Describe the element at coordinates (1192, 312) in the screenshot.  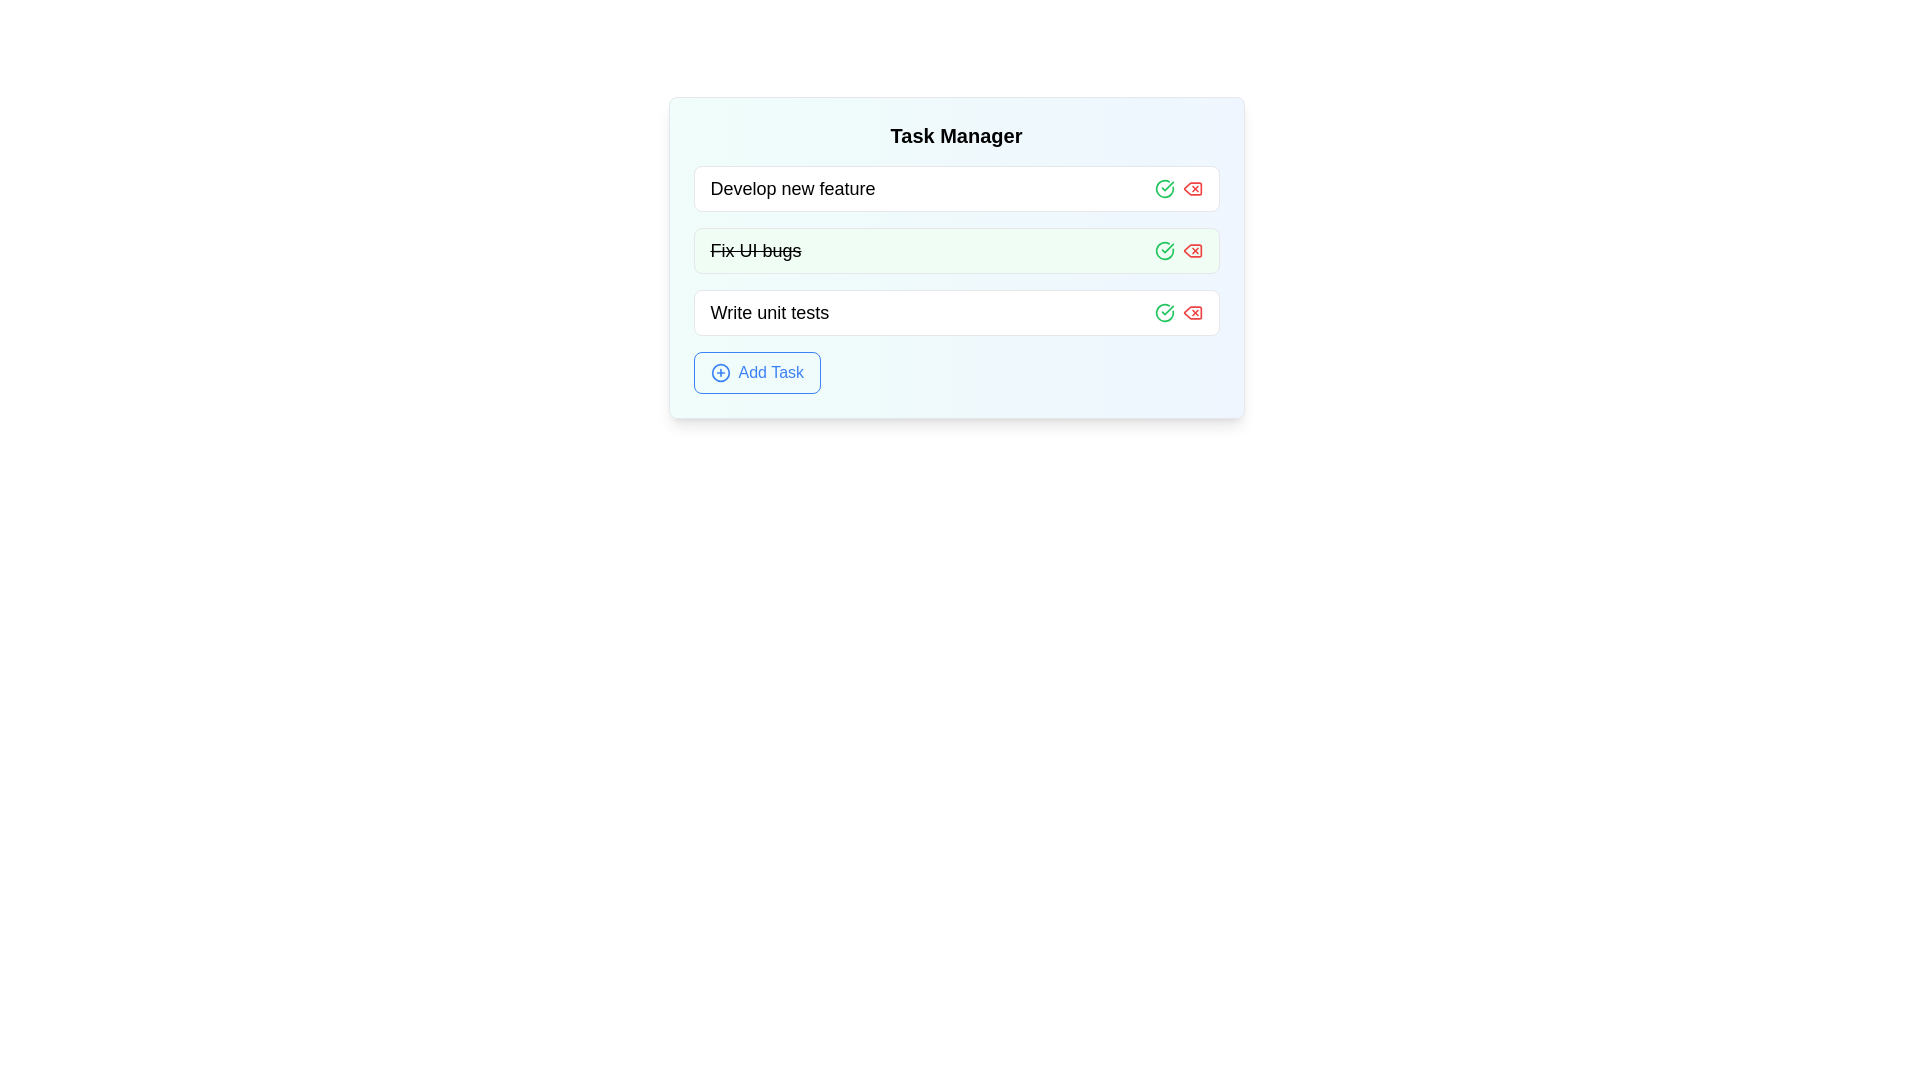
I see `the delete button for the task with title 'Write unit tests'` at that location.